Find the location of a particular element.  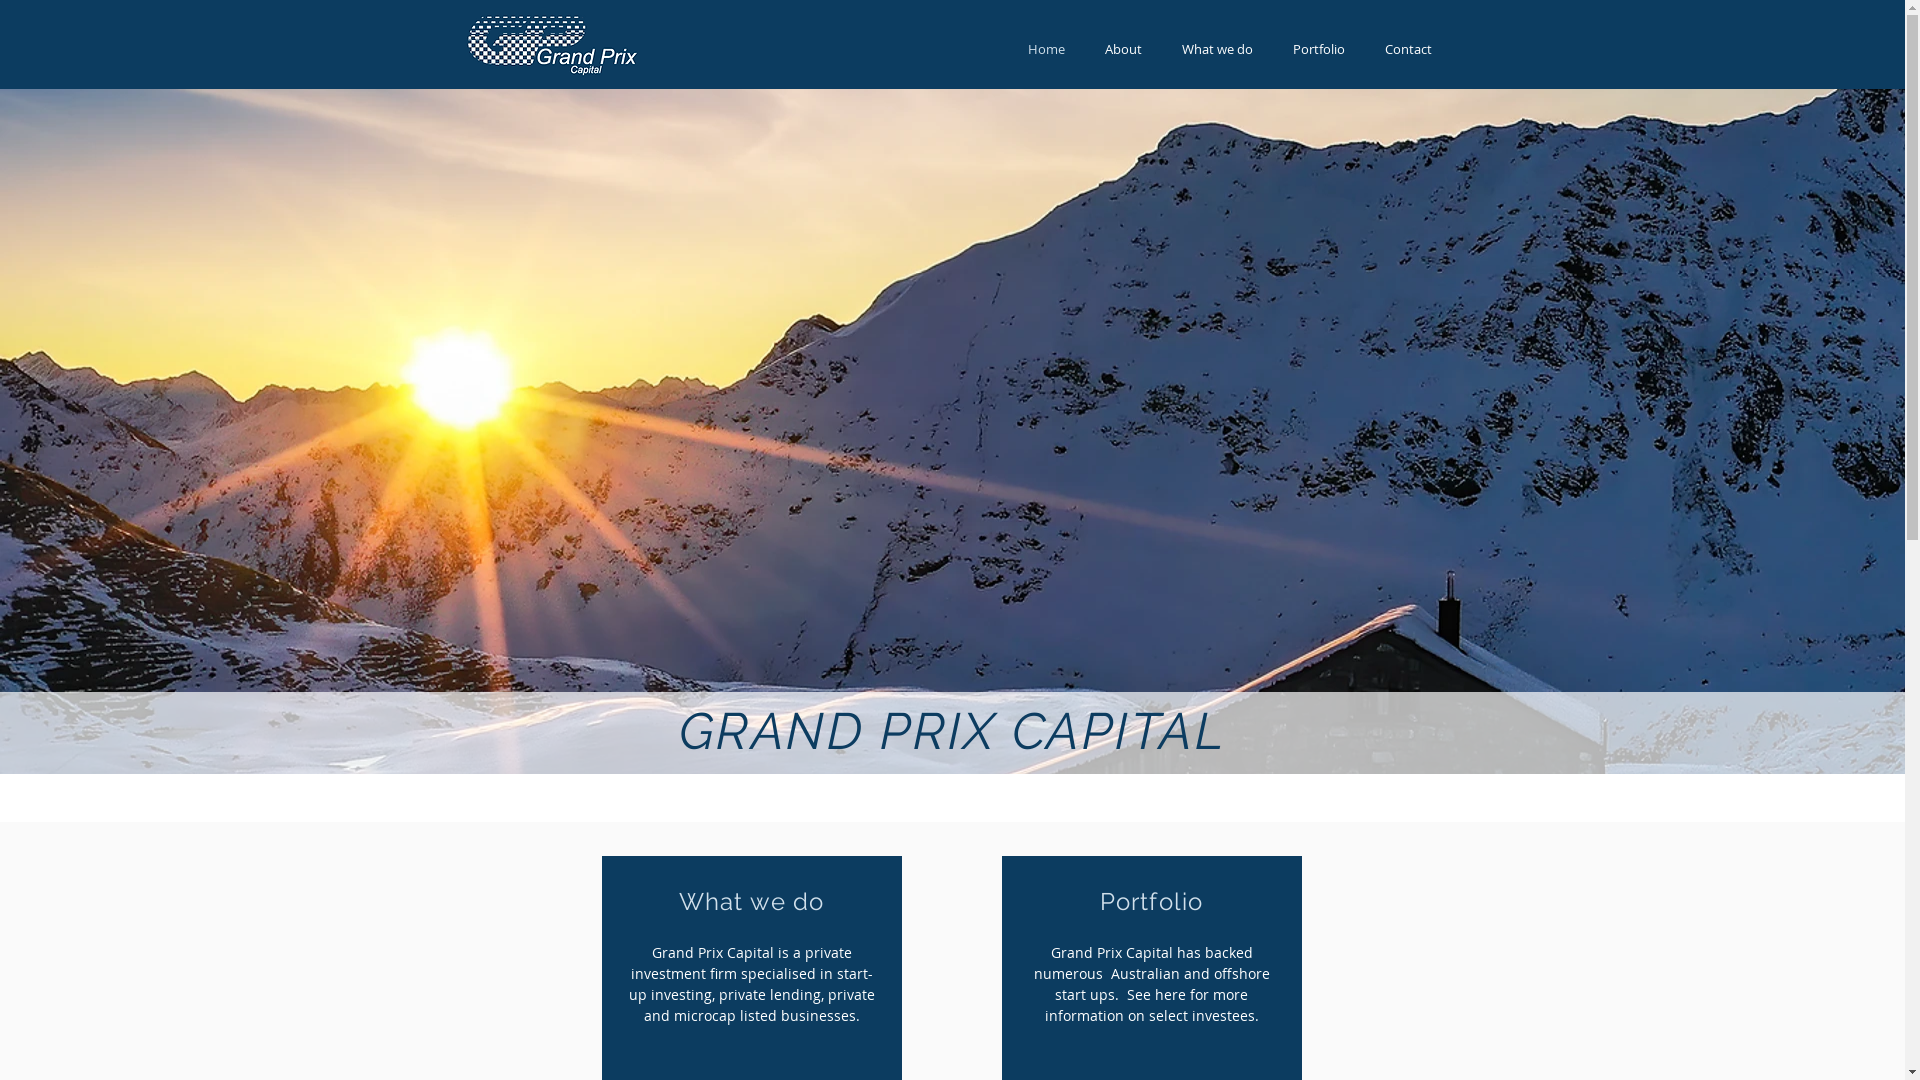

'Home' is located at coordinates (1045, 48).